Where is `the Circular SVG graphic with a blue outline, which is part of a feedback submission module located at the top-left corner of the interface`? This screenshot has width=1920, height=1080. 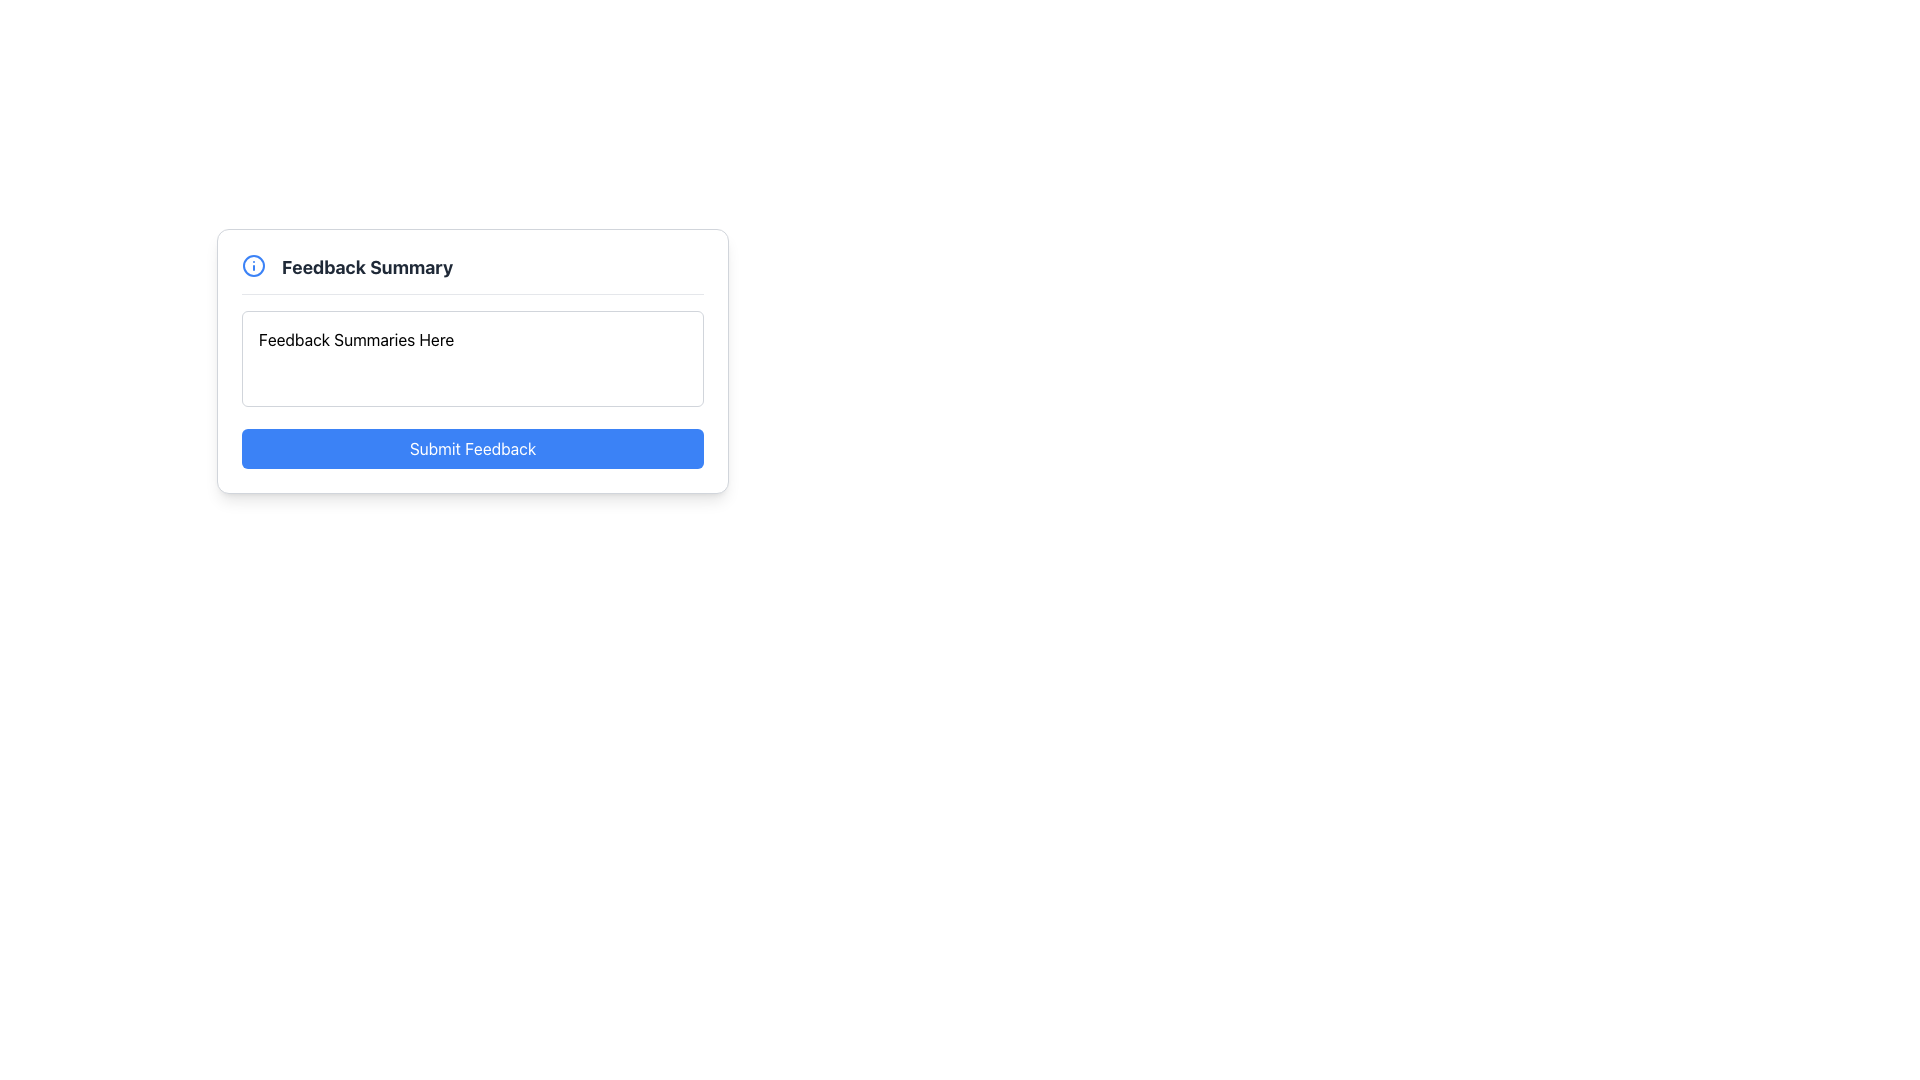 the Circular SVG graphic with a blue outline, which is part of a feedback submission module located at the top-left corner of the interface is located at coordinates (253, 265).